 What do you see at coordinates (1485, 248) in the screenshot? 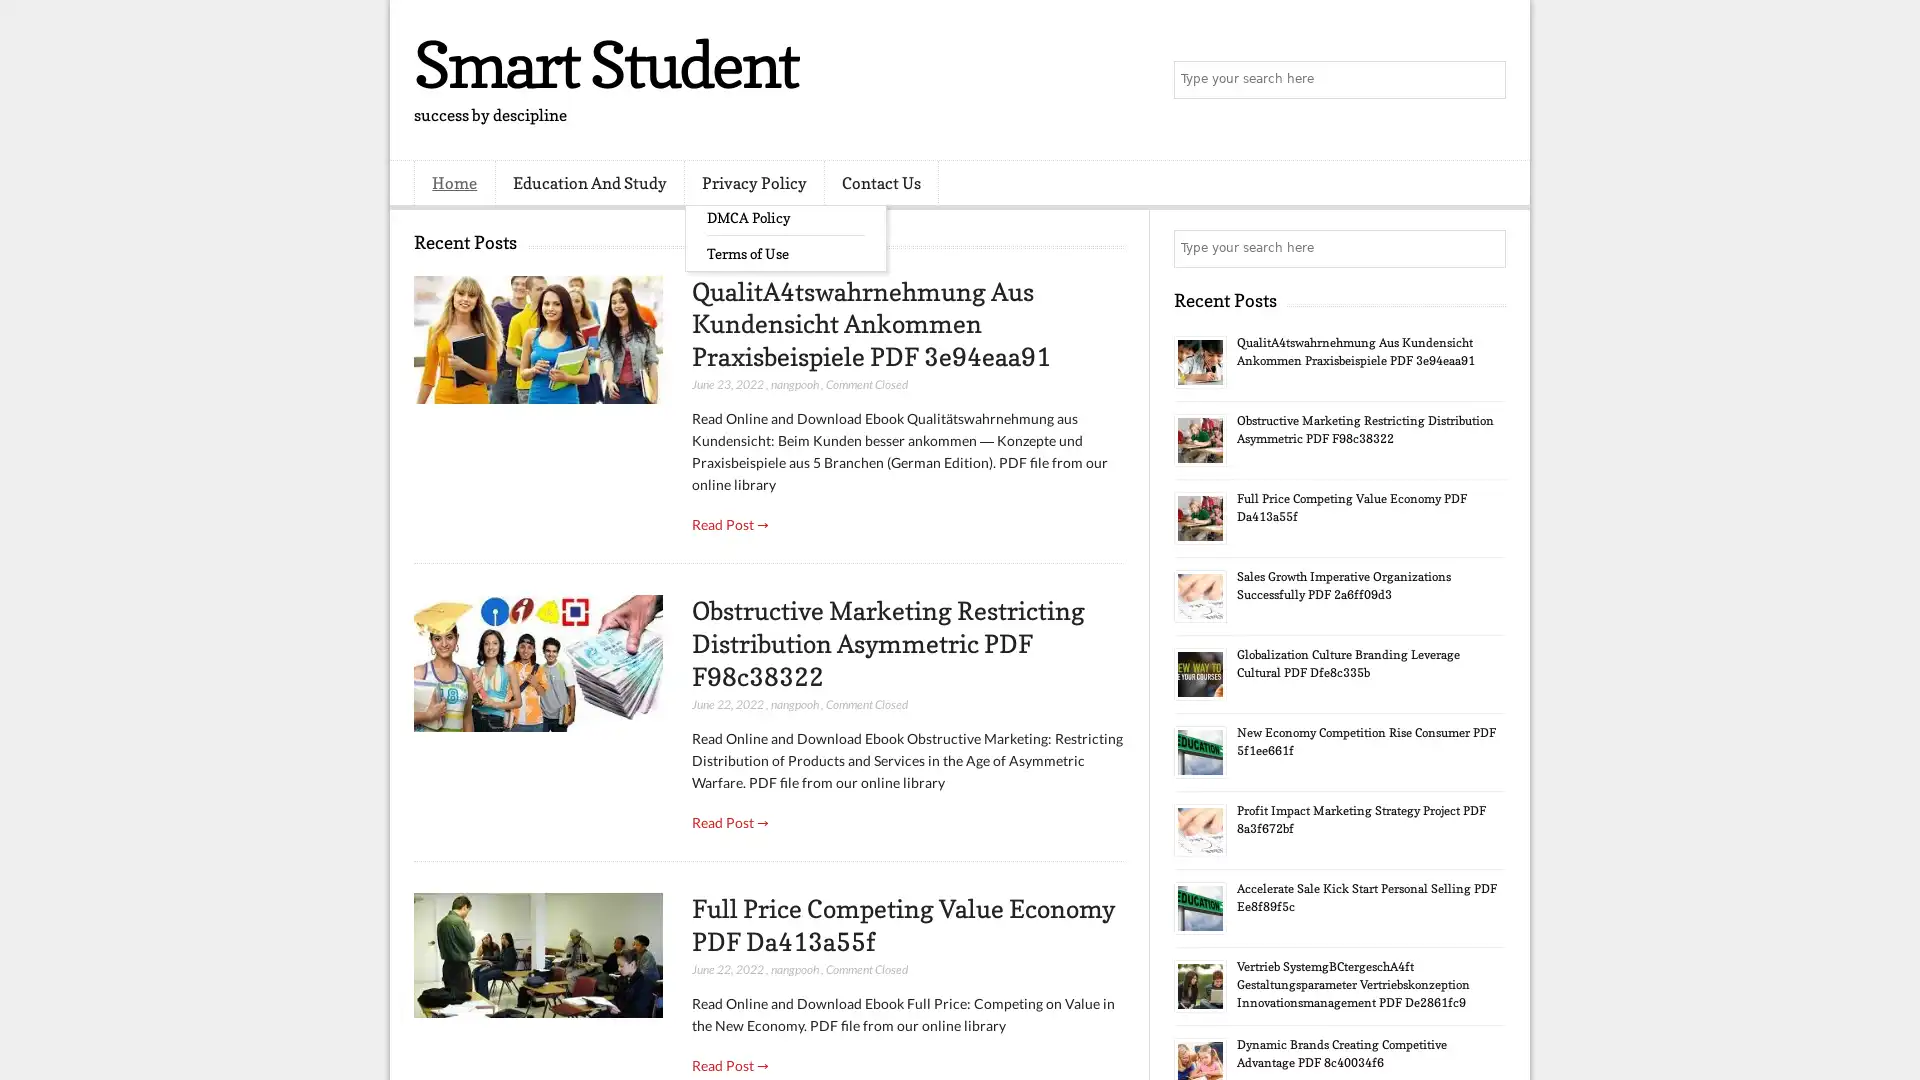
I see `Search` at bounding box center [1485, 248].